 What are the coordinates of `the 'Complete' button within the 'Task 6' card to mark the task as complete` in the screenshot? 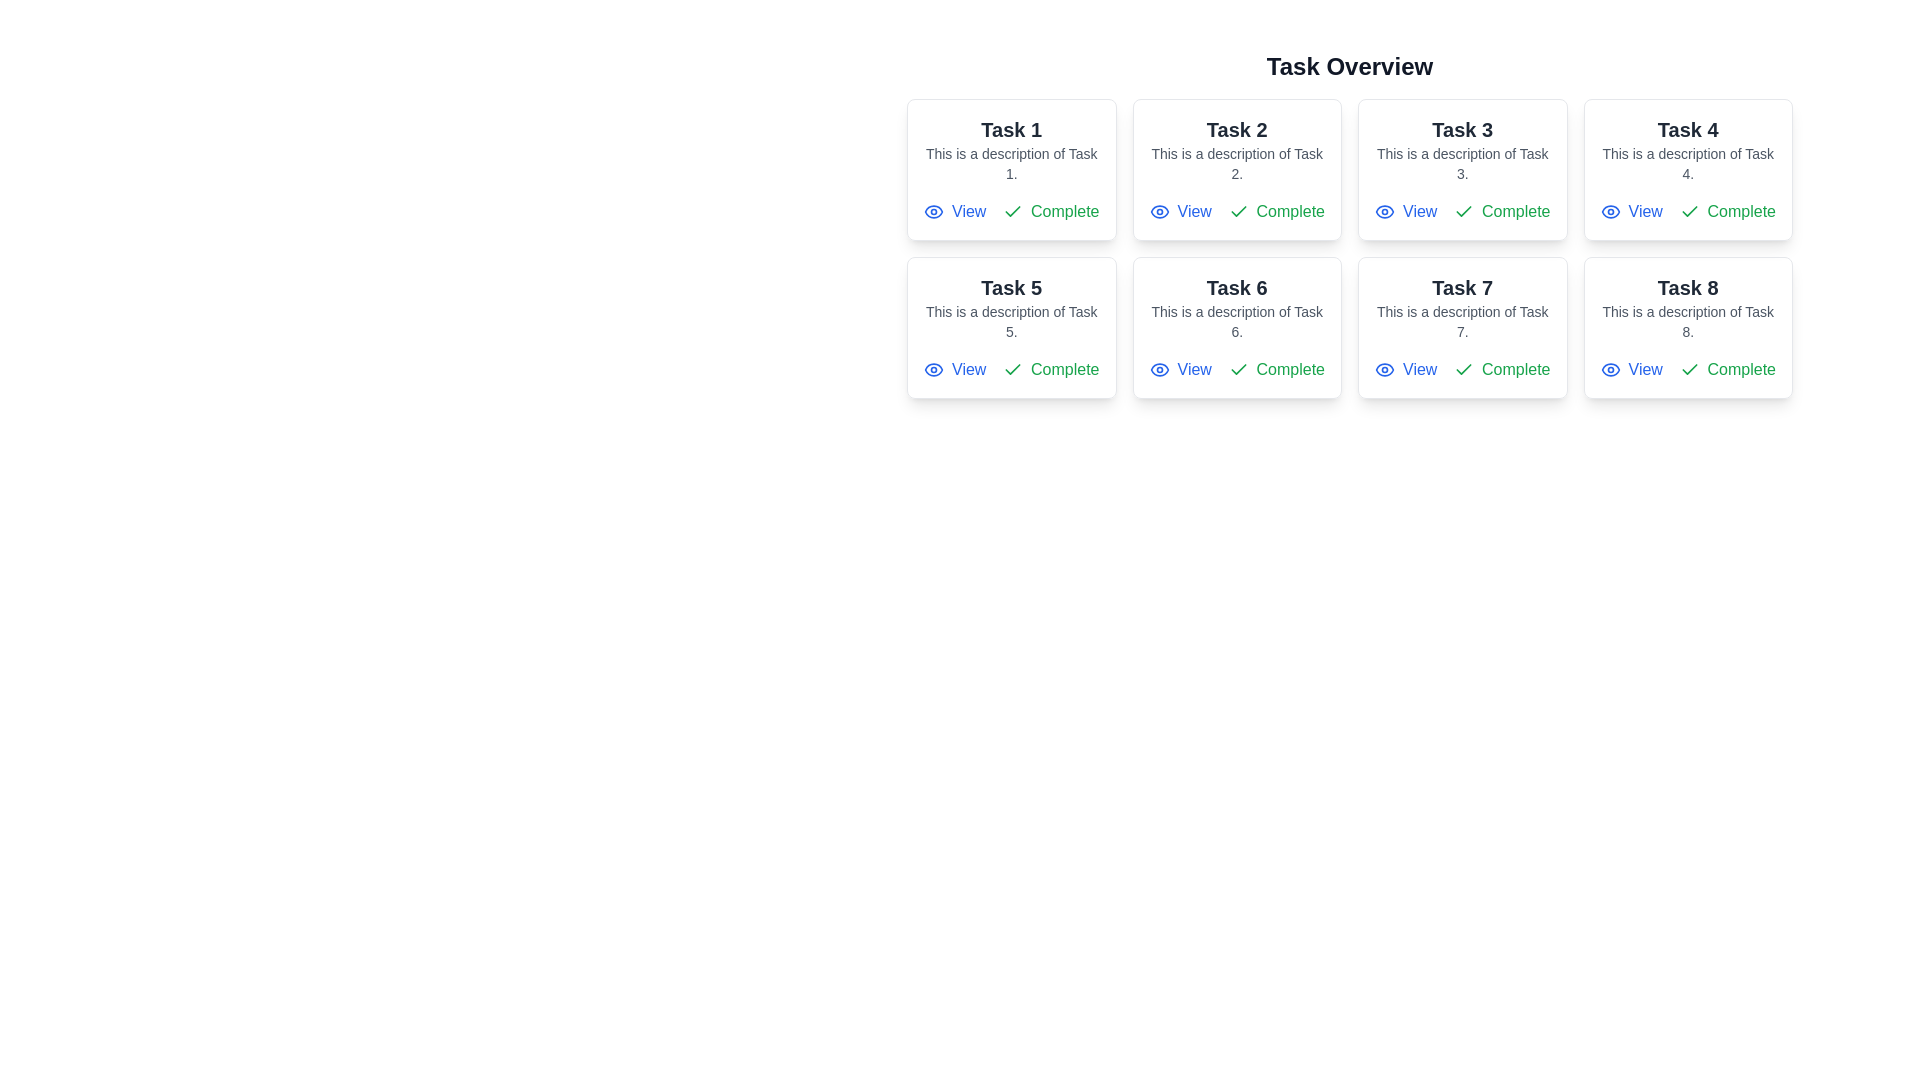 It's located at (1236, 370).